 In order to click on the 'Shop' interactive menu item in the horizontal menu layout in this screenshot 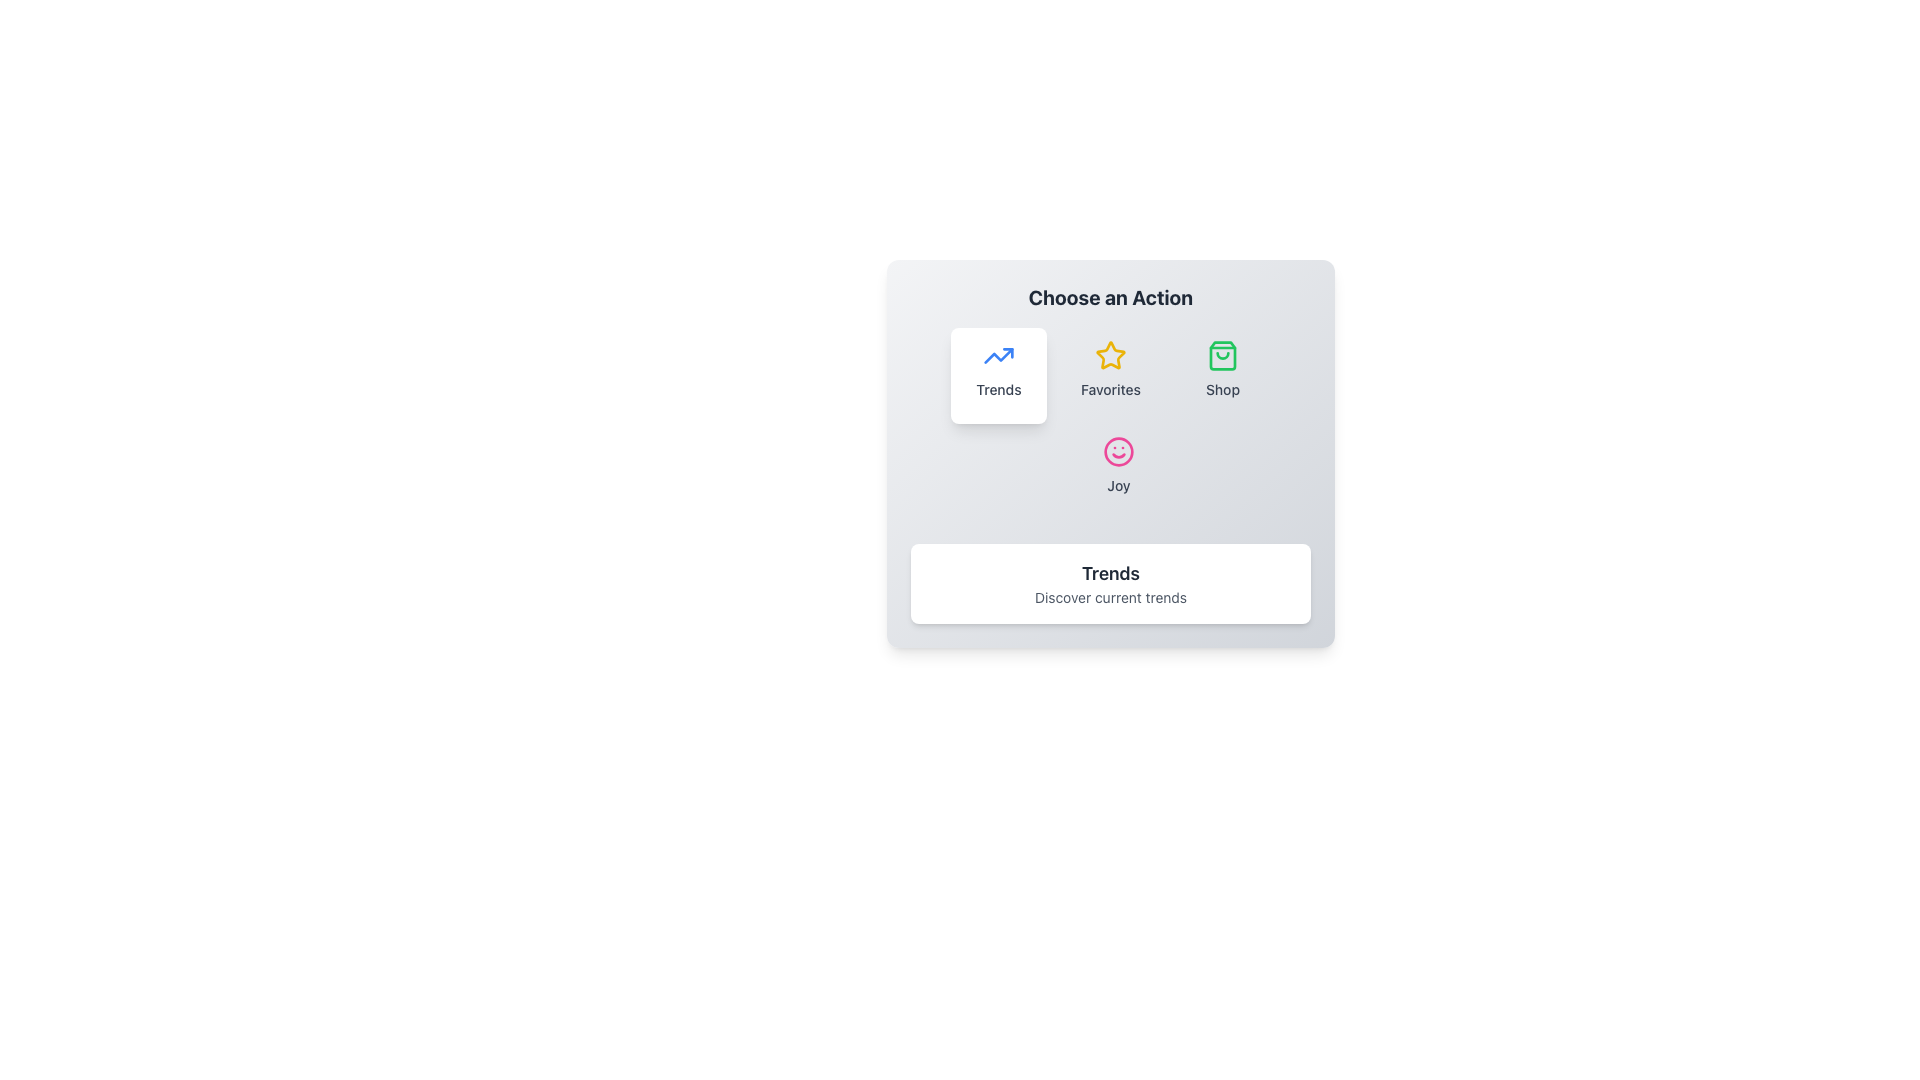, I will do `click(1222, 375)`.